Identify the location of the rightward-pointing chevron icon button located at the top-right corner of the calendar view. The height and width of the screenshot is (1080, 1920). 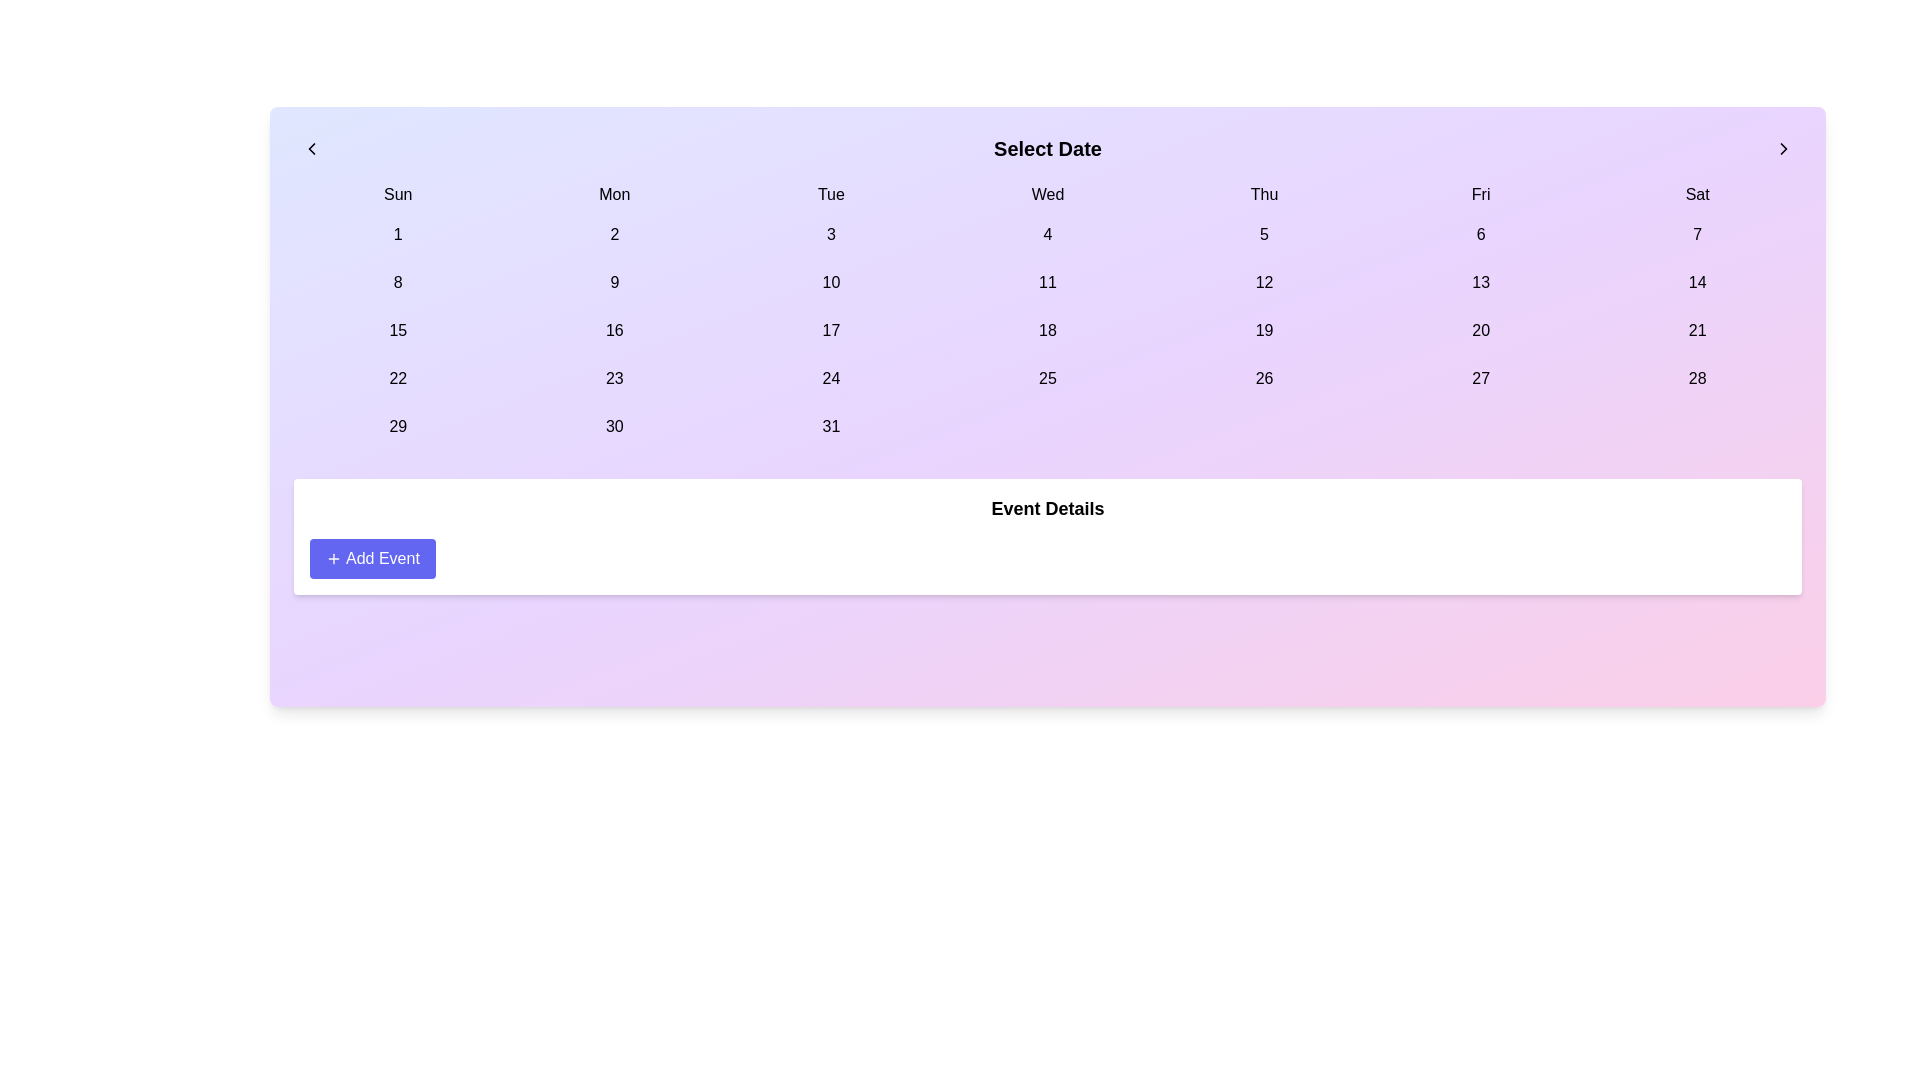
(1784, 148).